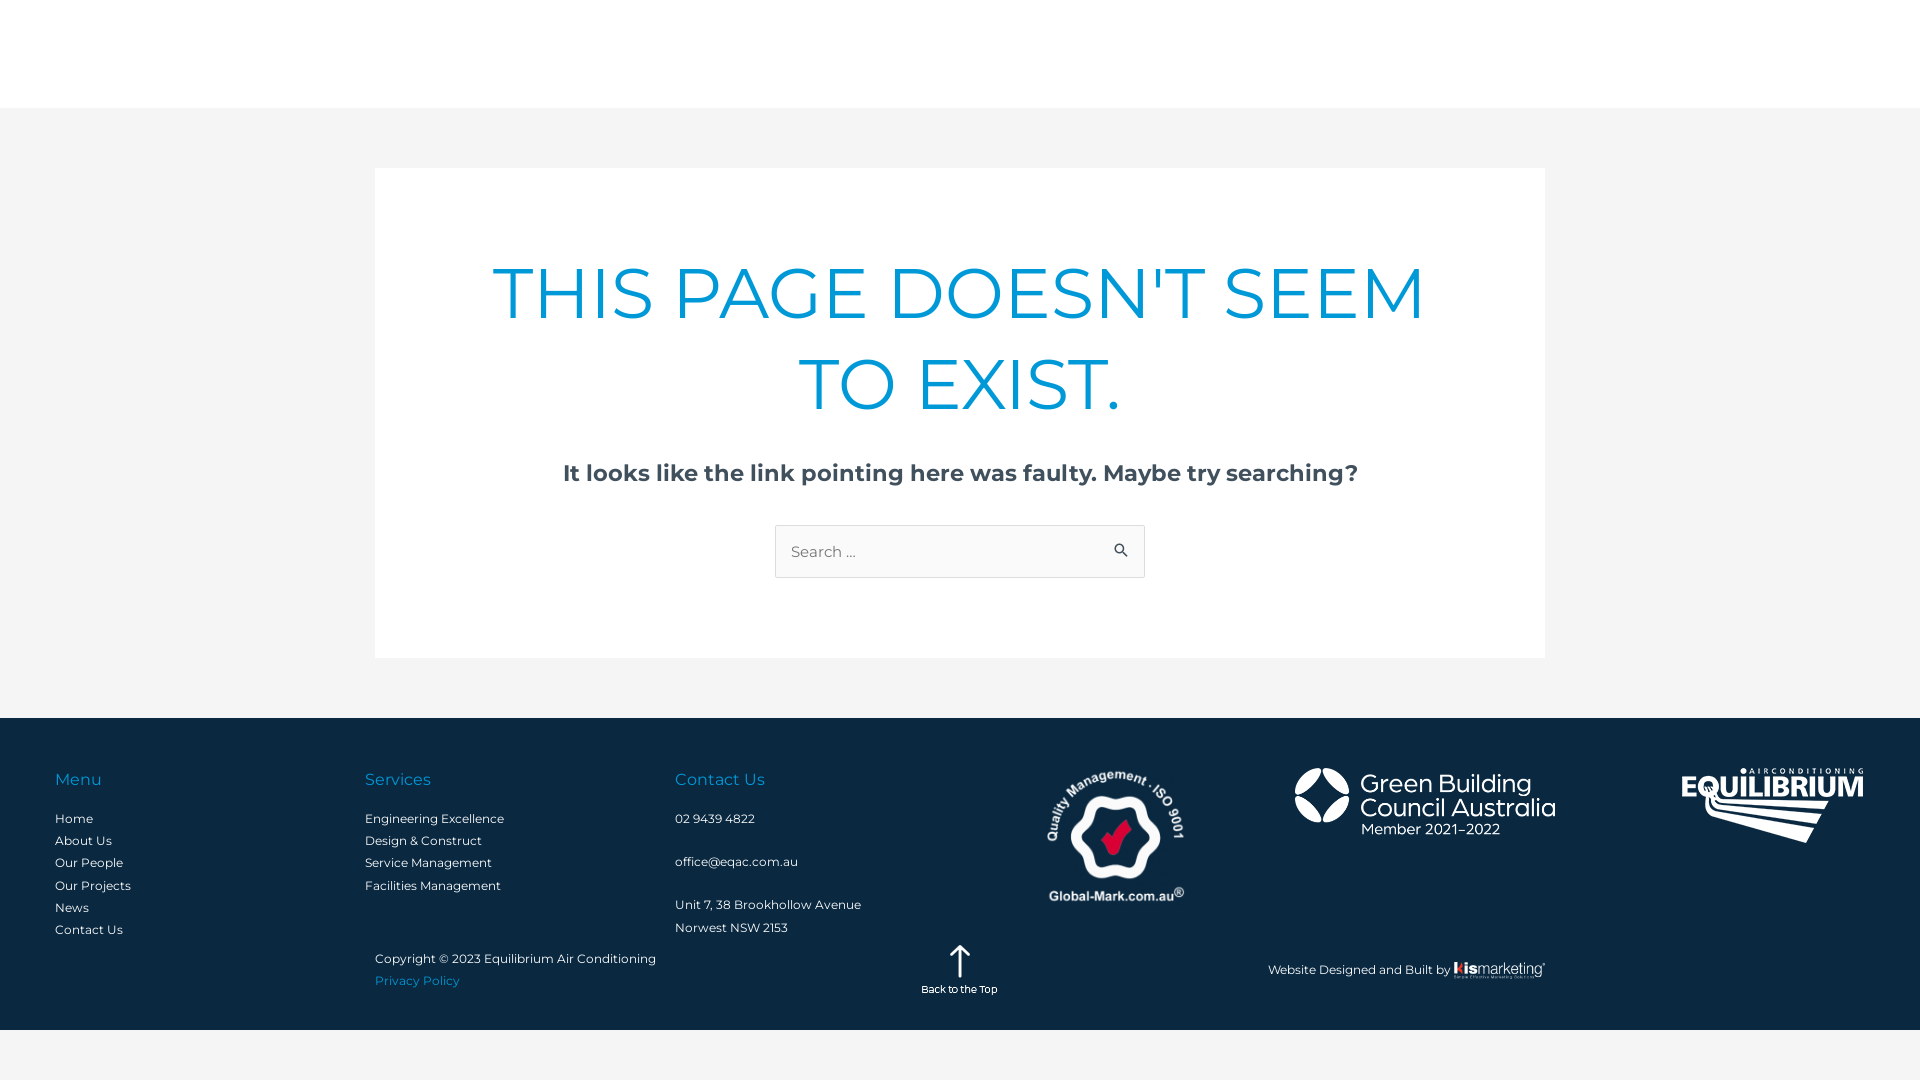  Describe the element at coordinates (422, 840) in the screenshot. I see `'Design & Construct'` at that location.